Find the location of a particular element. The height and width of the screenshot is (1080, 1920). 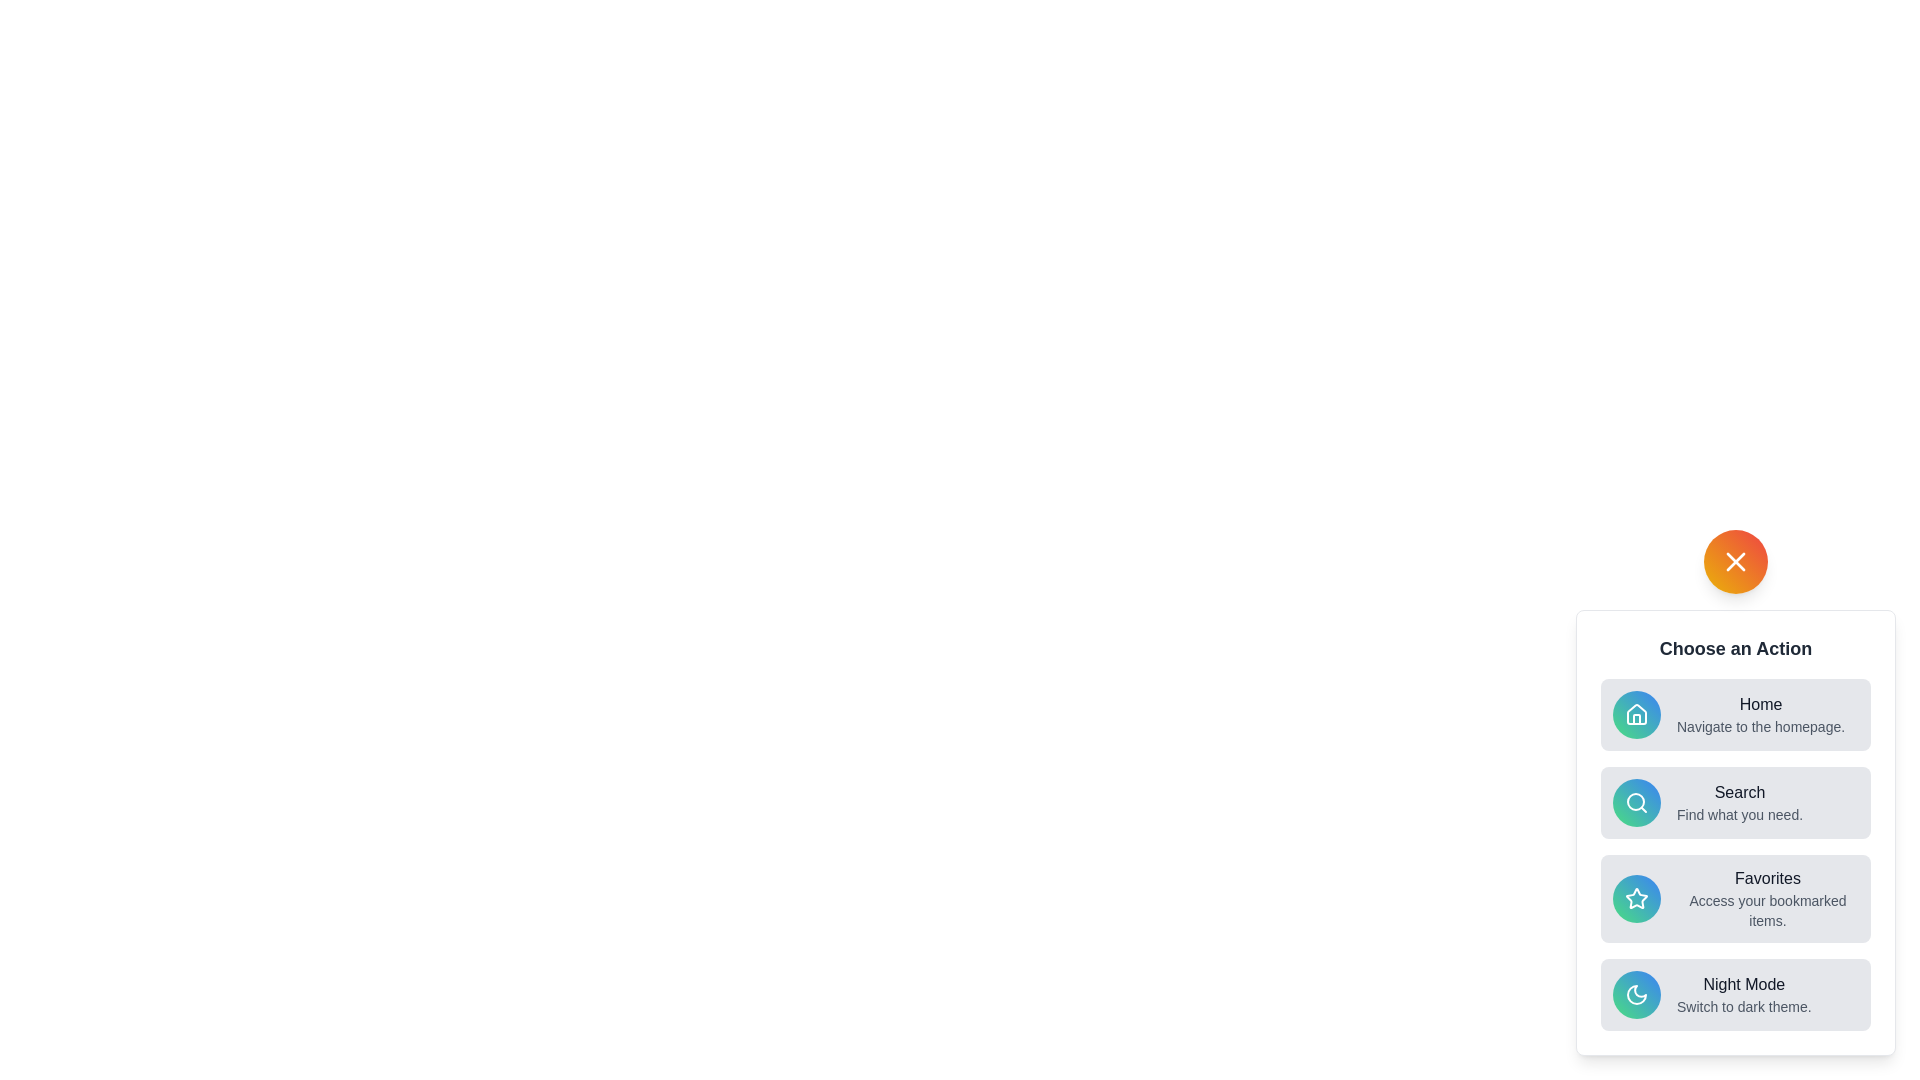

the 'Night Mode' option in the speed dial menu is located at coordinates (1735, 995).